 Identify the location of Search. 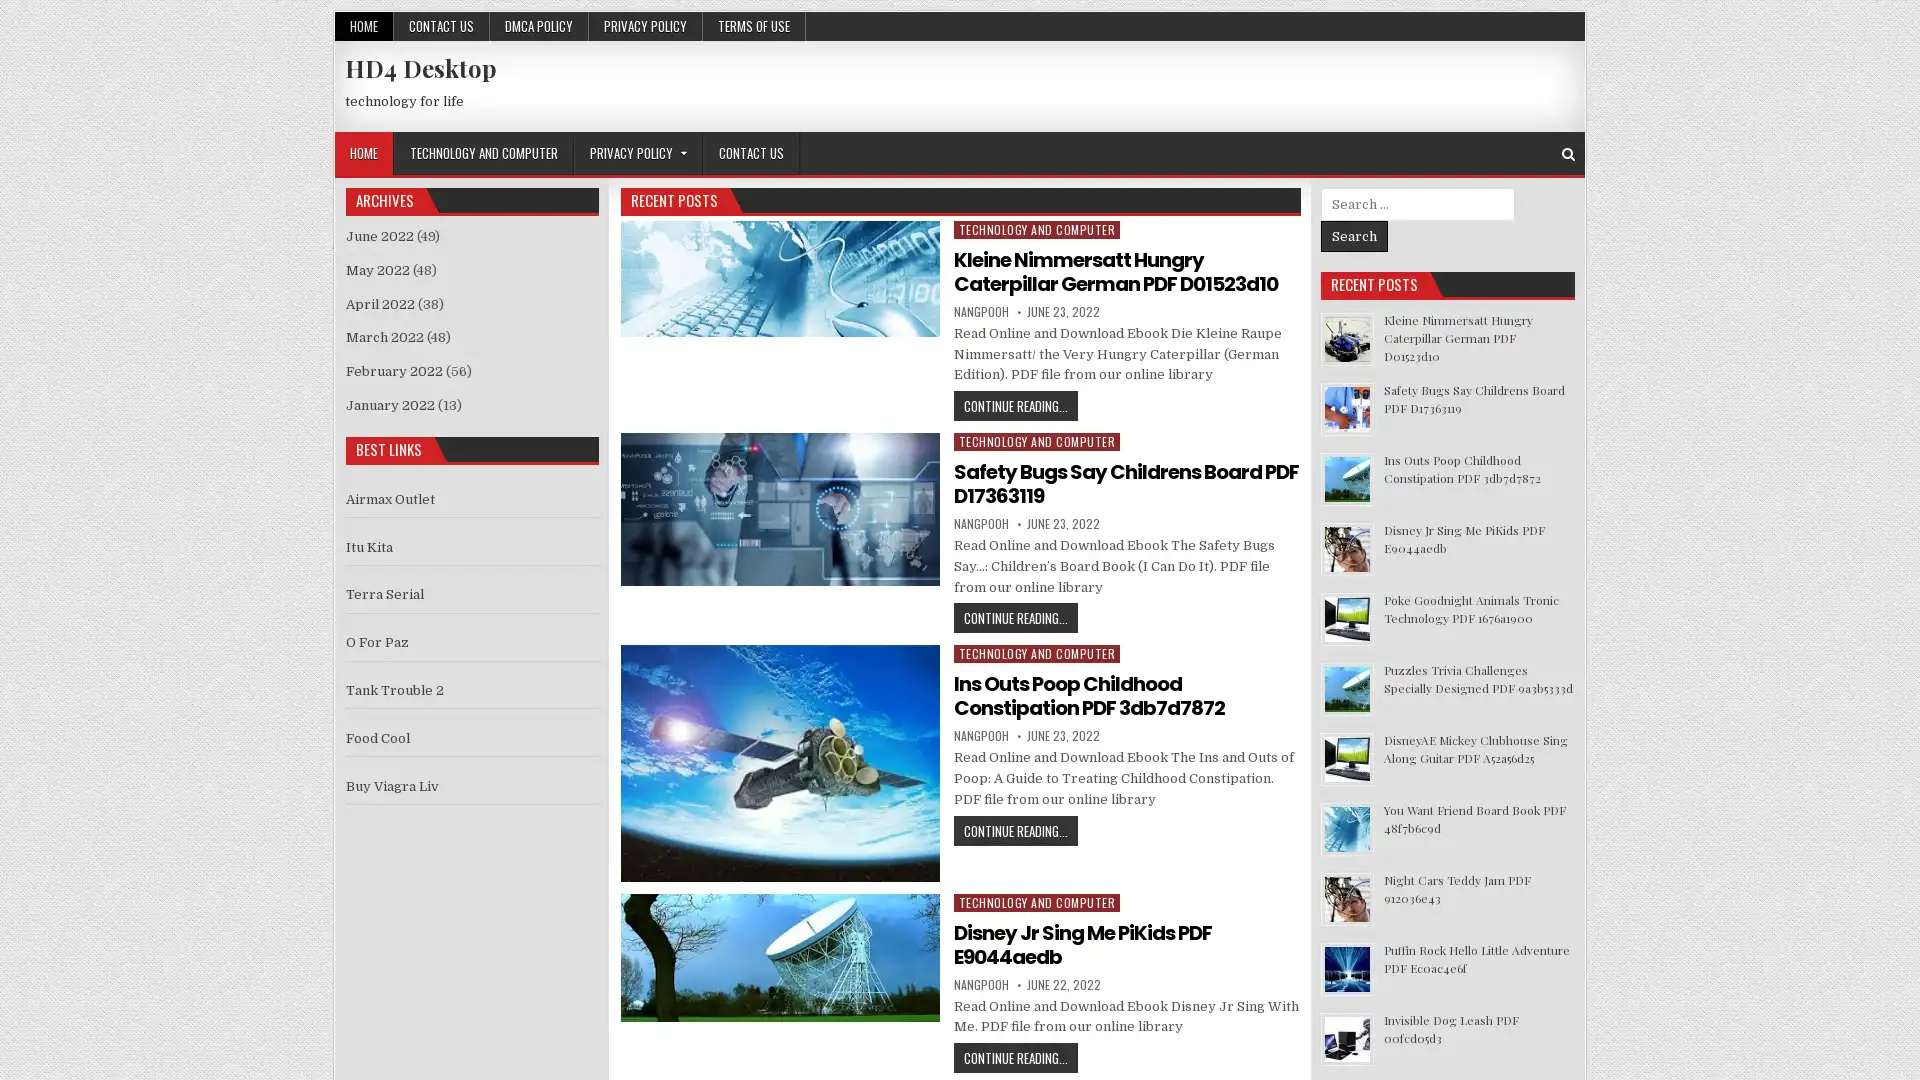
(1354, 235).